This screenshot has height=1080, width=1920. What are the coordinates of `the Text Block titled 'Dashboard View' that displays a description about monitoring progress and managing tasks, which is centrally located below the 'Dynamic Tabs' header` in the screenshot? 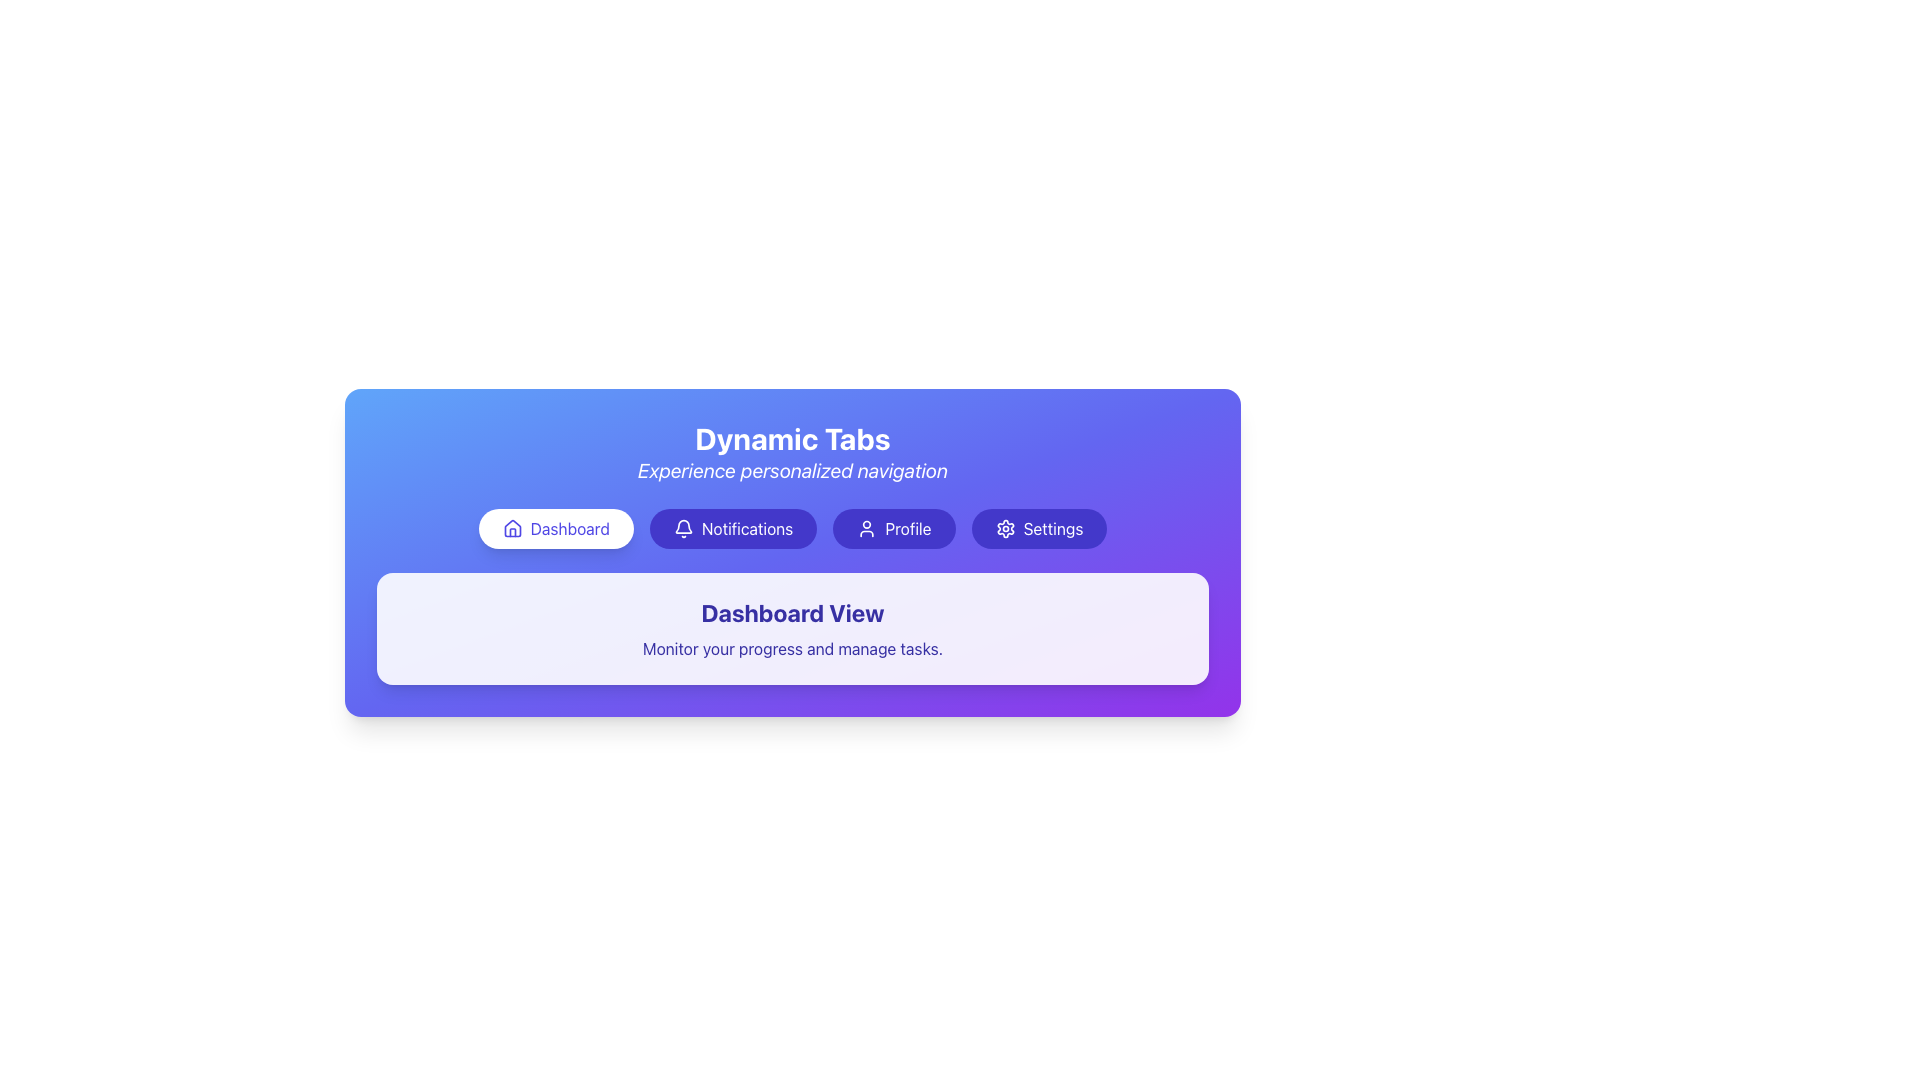 It's located at (791, 627).